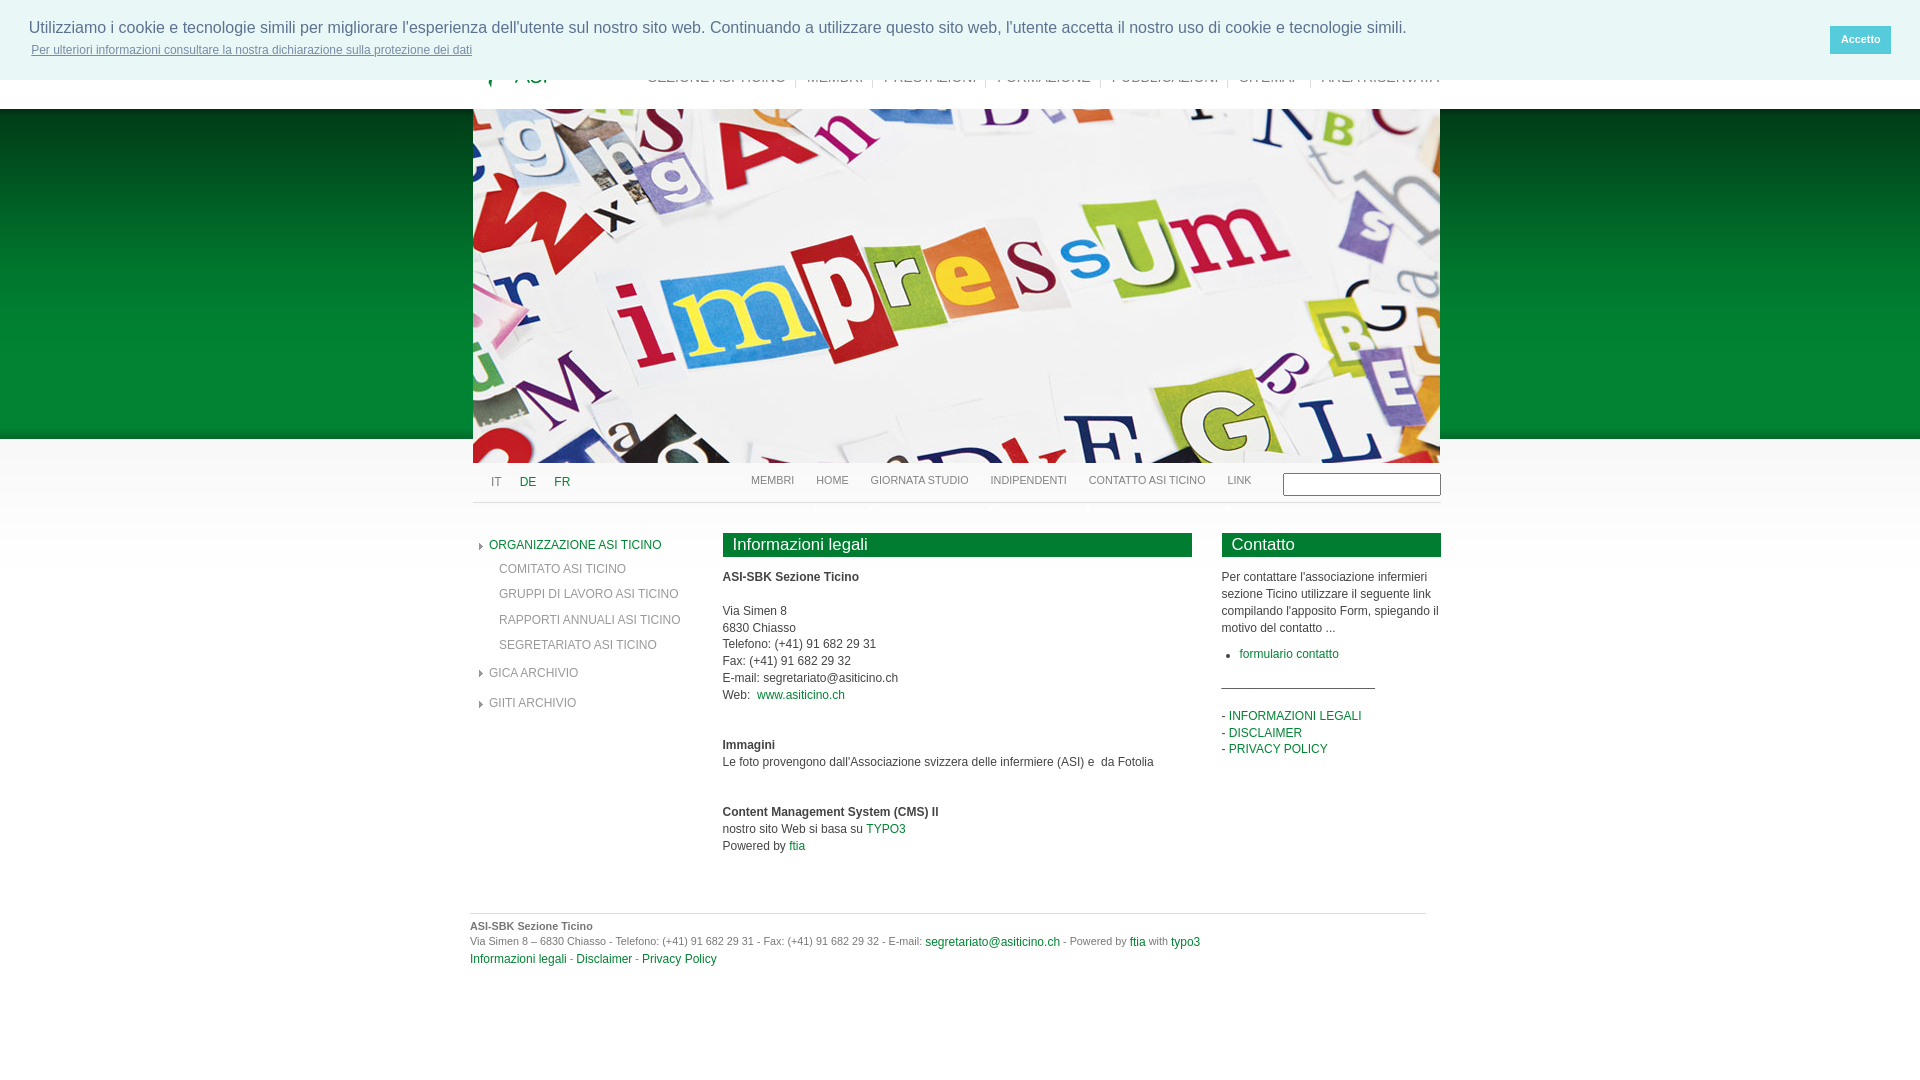  What do you see at coordinates (717, 76) in the screenshot?
I see `'SEZIONE ASI TICINO'` at bounding box center [717, 76].